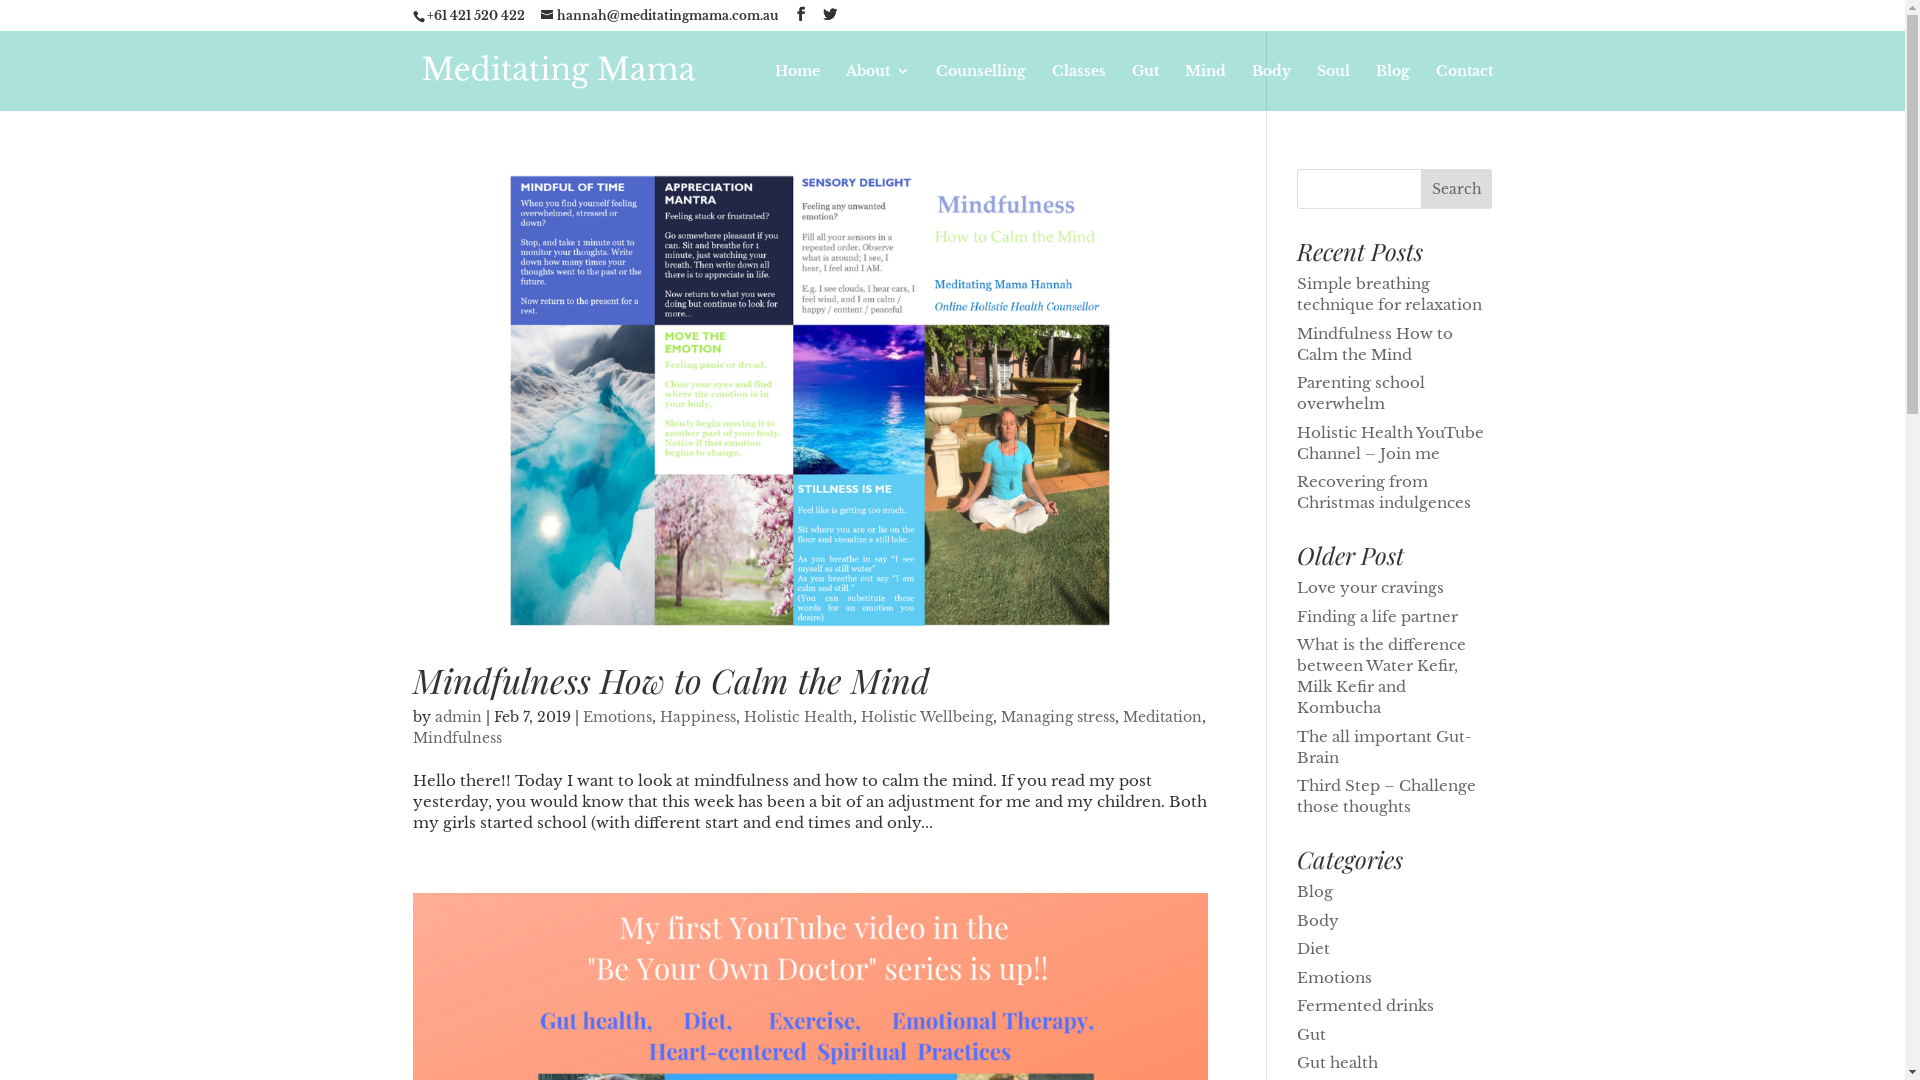 The width and height of the screenshot is (1920, 1080). I want to click on 'Love your cravings', so click(1369, 586).